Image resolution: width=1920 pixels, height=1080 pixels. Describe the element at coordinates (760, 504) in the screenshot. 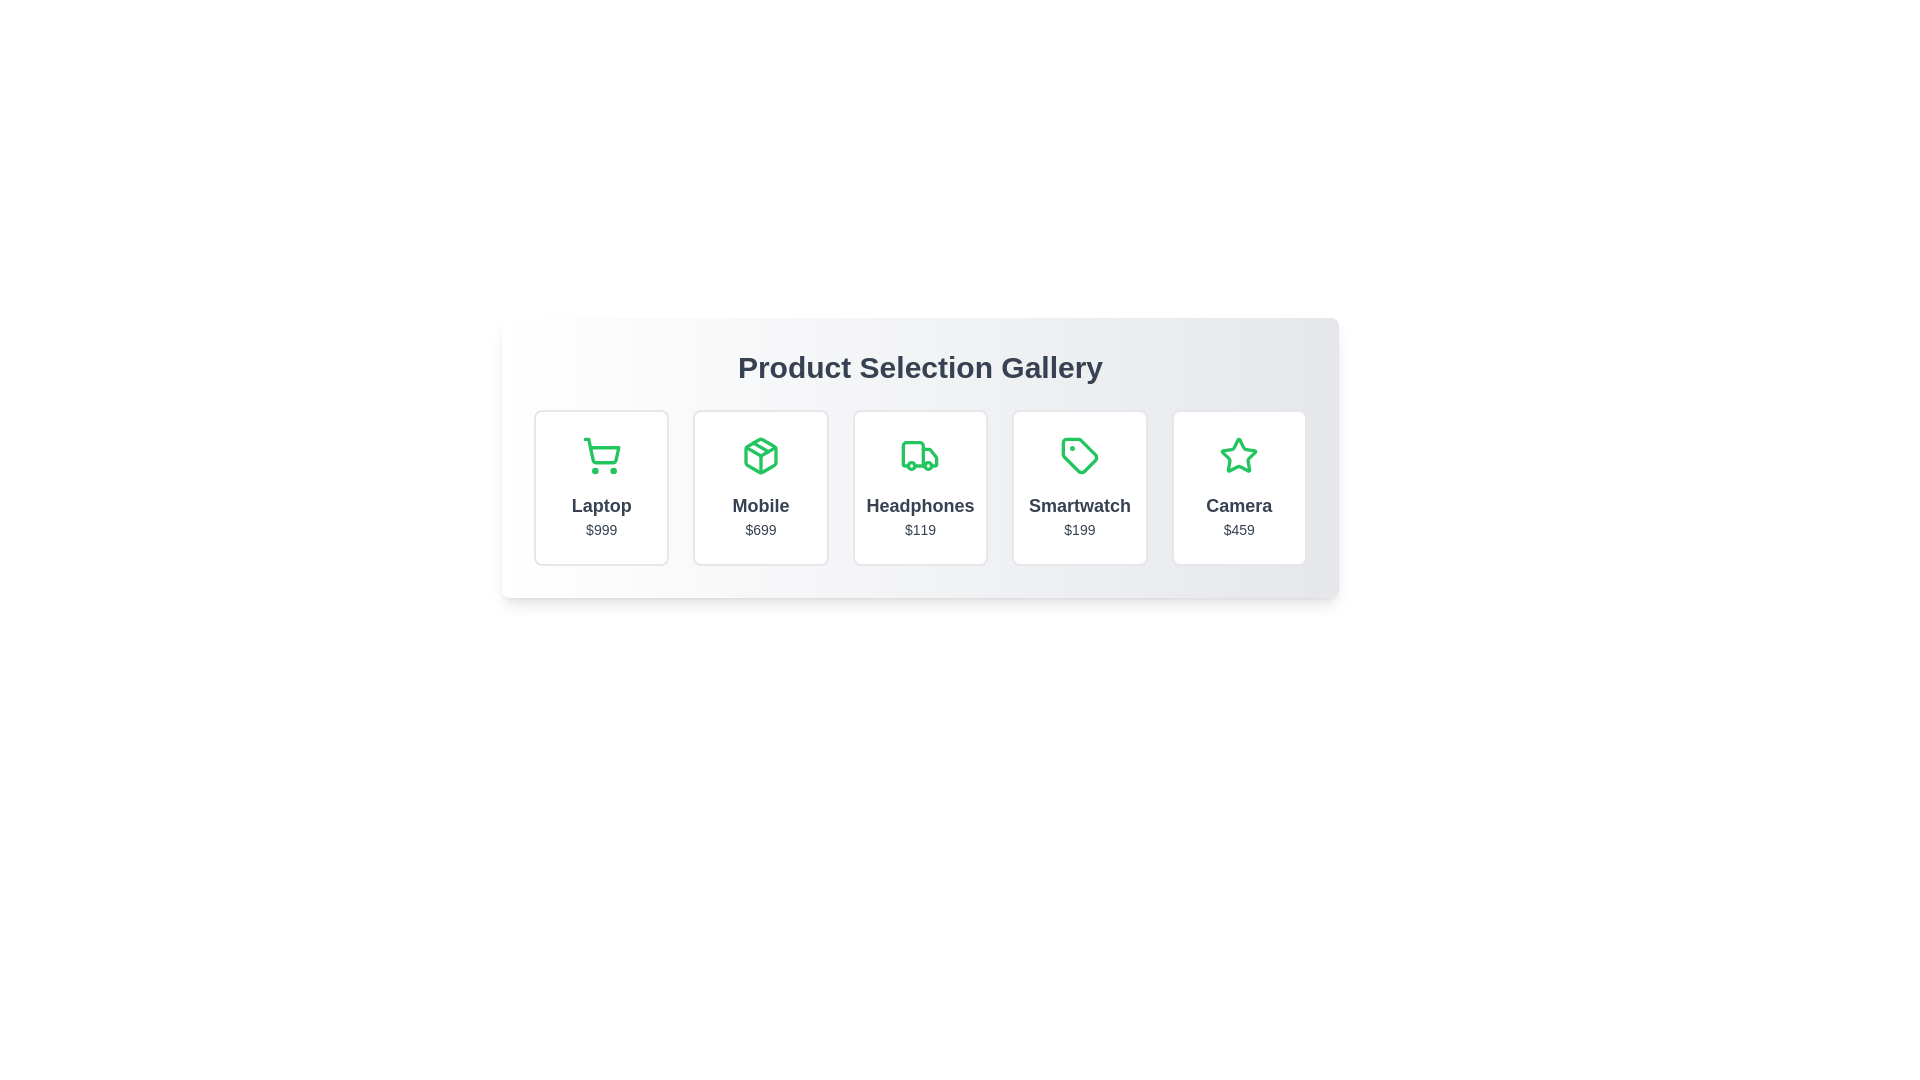

I see `the text label indicating the product name 'Mobile' located in the second card from the left under 'Product Selection Gallery'` at that location.